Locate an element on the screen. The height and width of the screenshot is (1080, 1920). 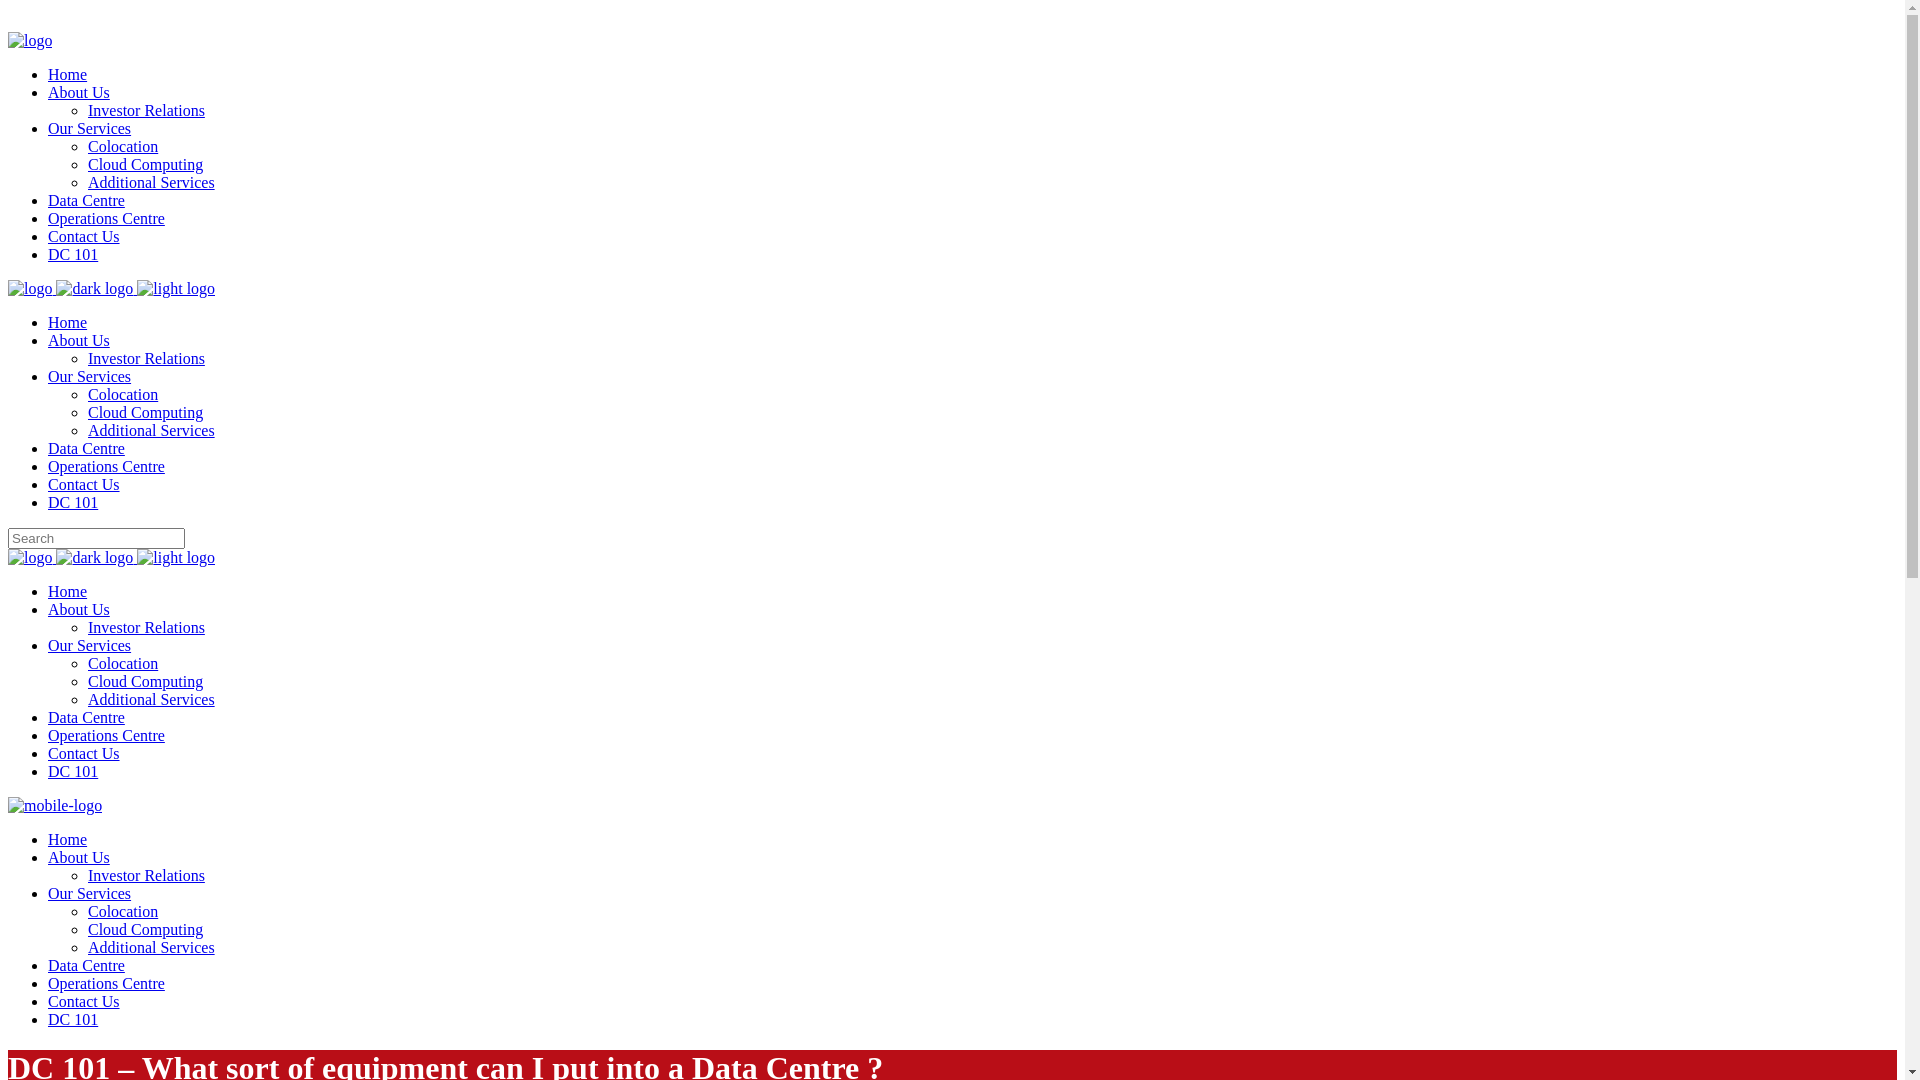
'Colocation' is located at coordinates (122, 145).